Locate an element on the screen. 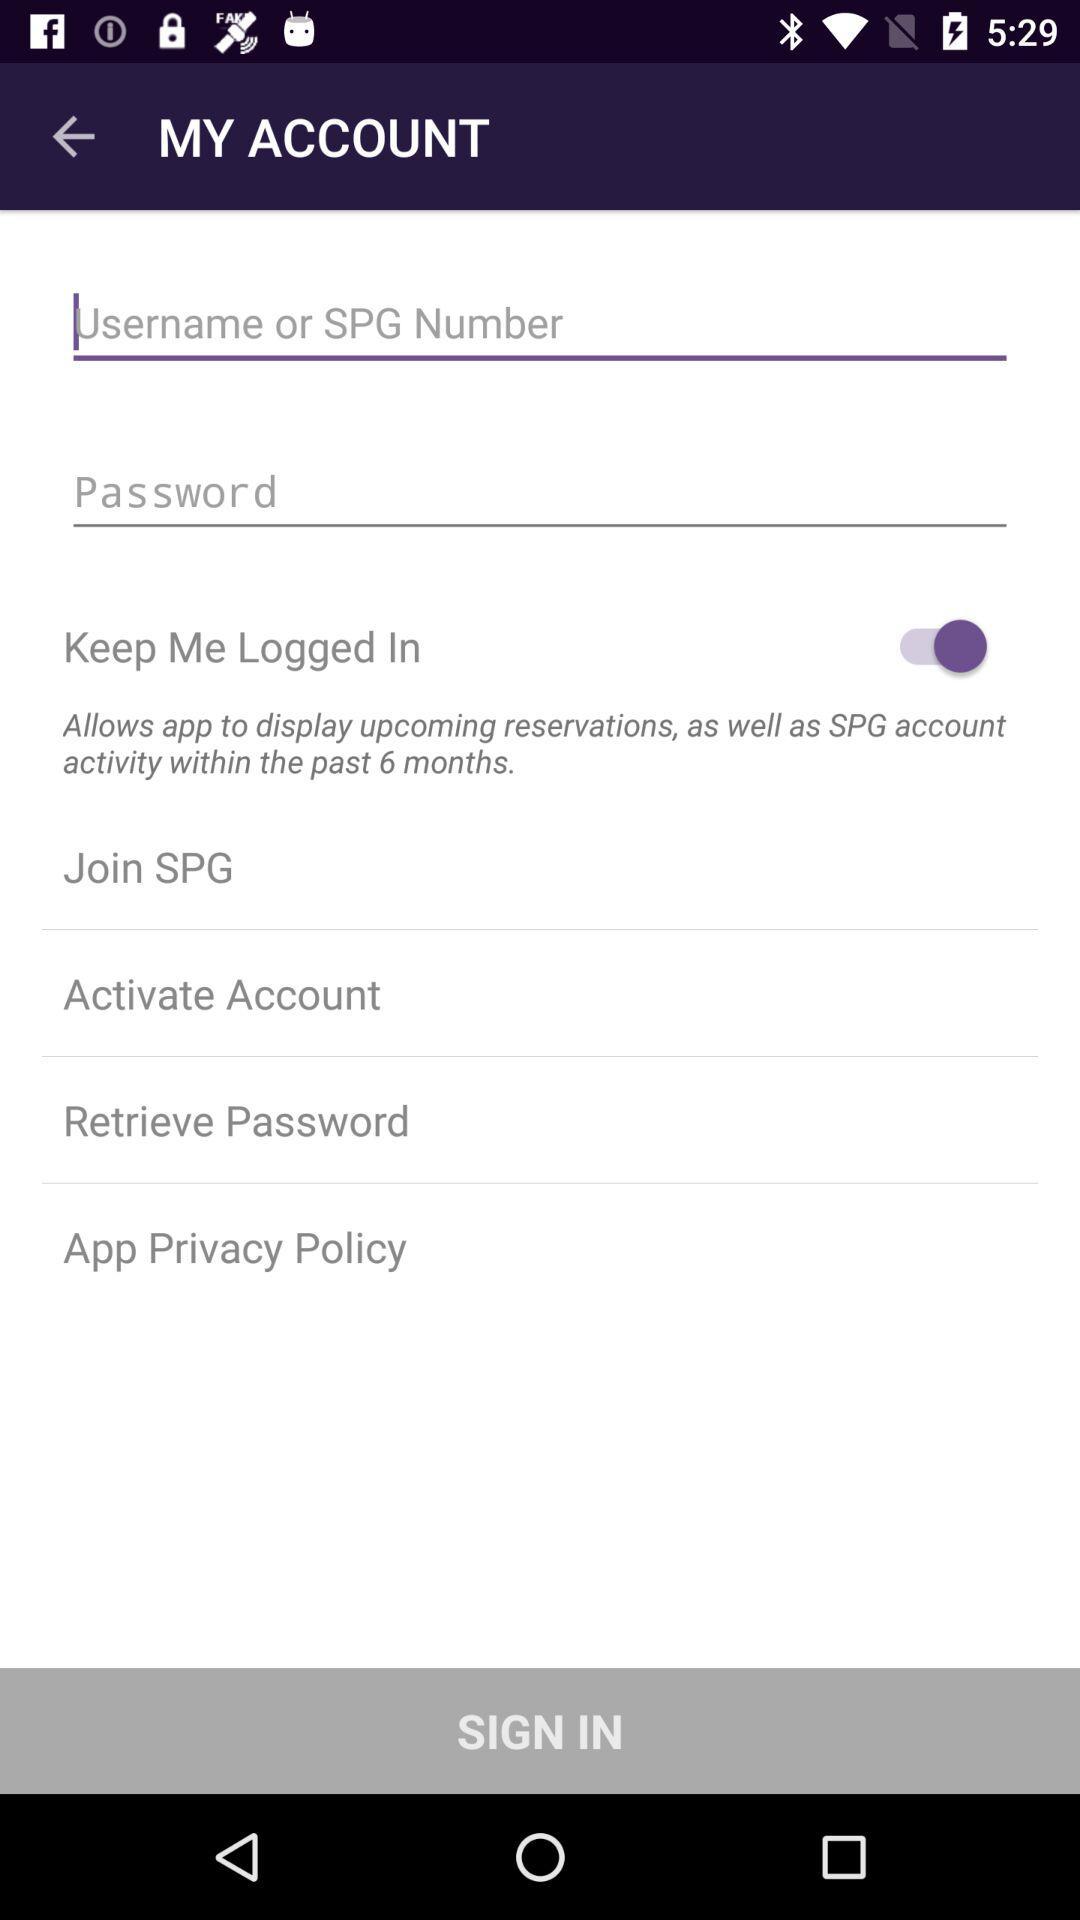  activate account icon is located at coordinates (540, 993).